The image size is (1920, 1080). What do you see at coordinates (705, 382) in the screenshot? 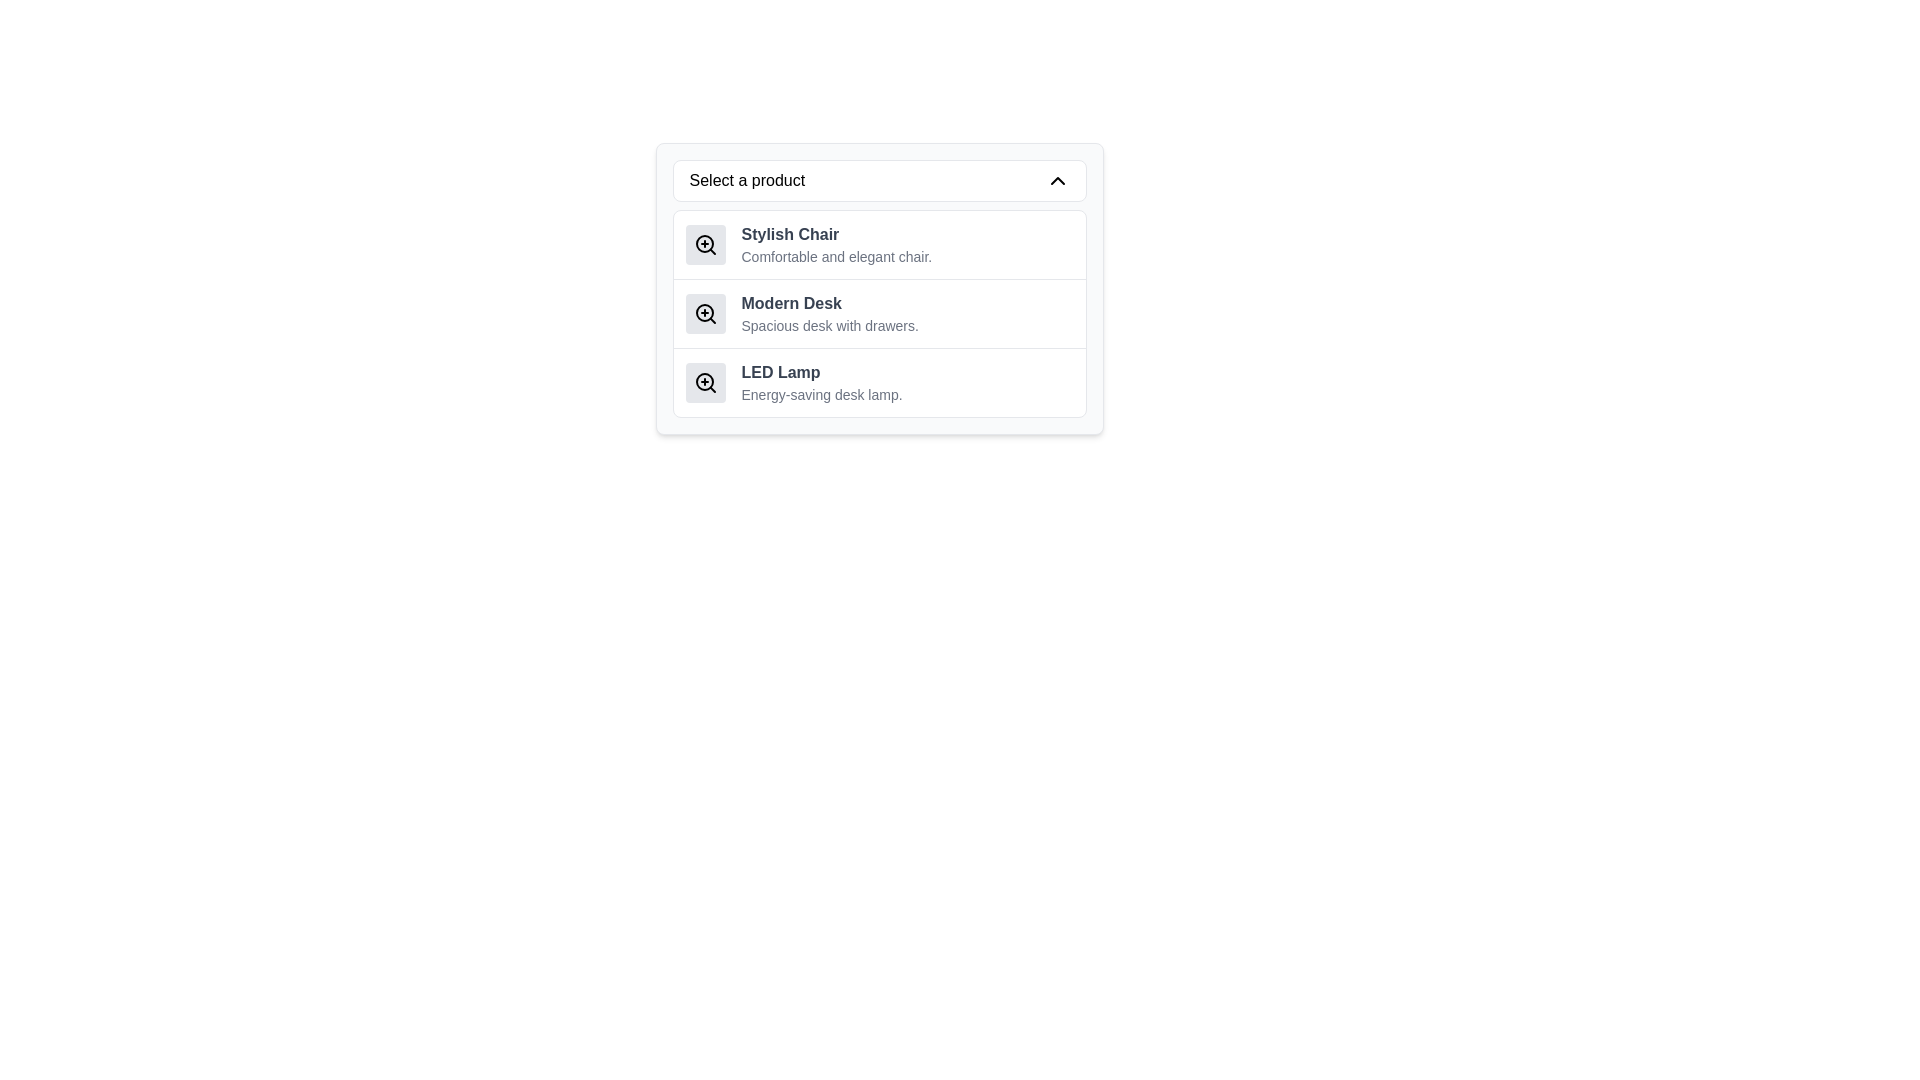
I see `the magnifying glass icon with a plus sign in its center, which is the third icon in a vertical list under 'Select a product'` at bounding box center [705, 382].